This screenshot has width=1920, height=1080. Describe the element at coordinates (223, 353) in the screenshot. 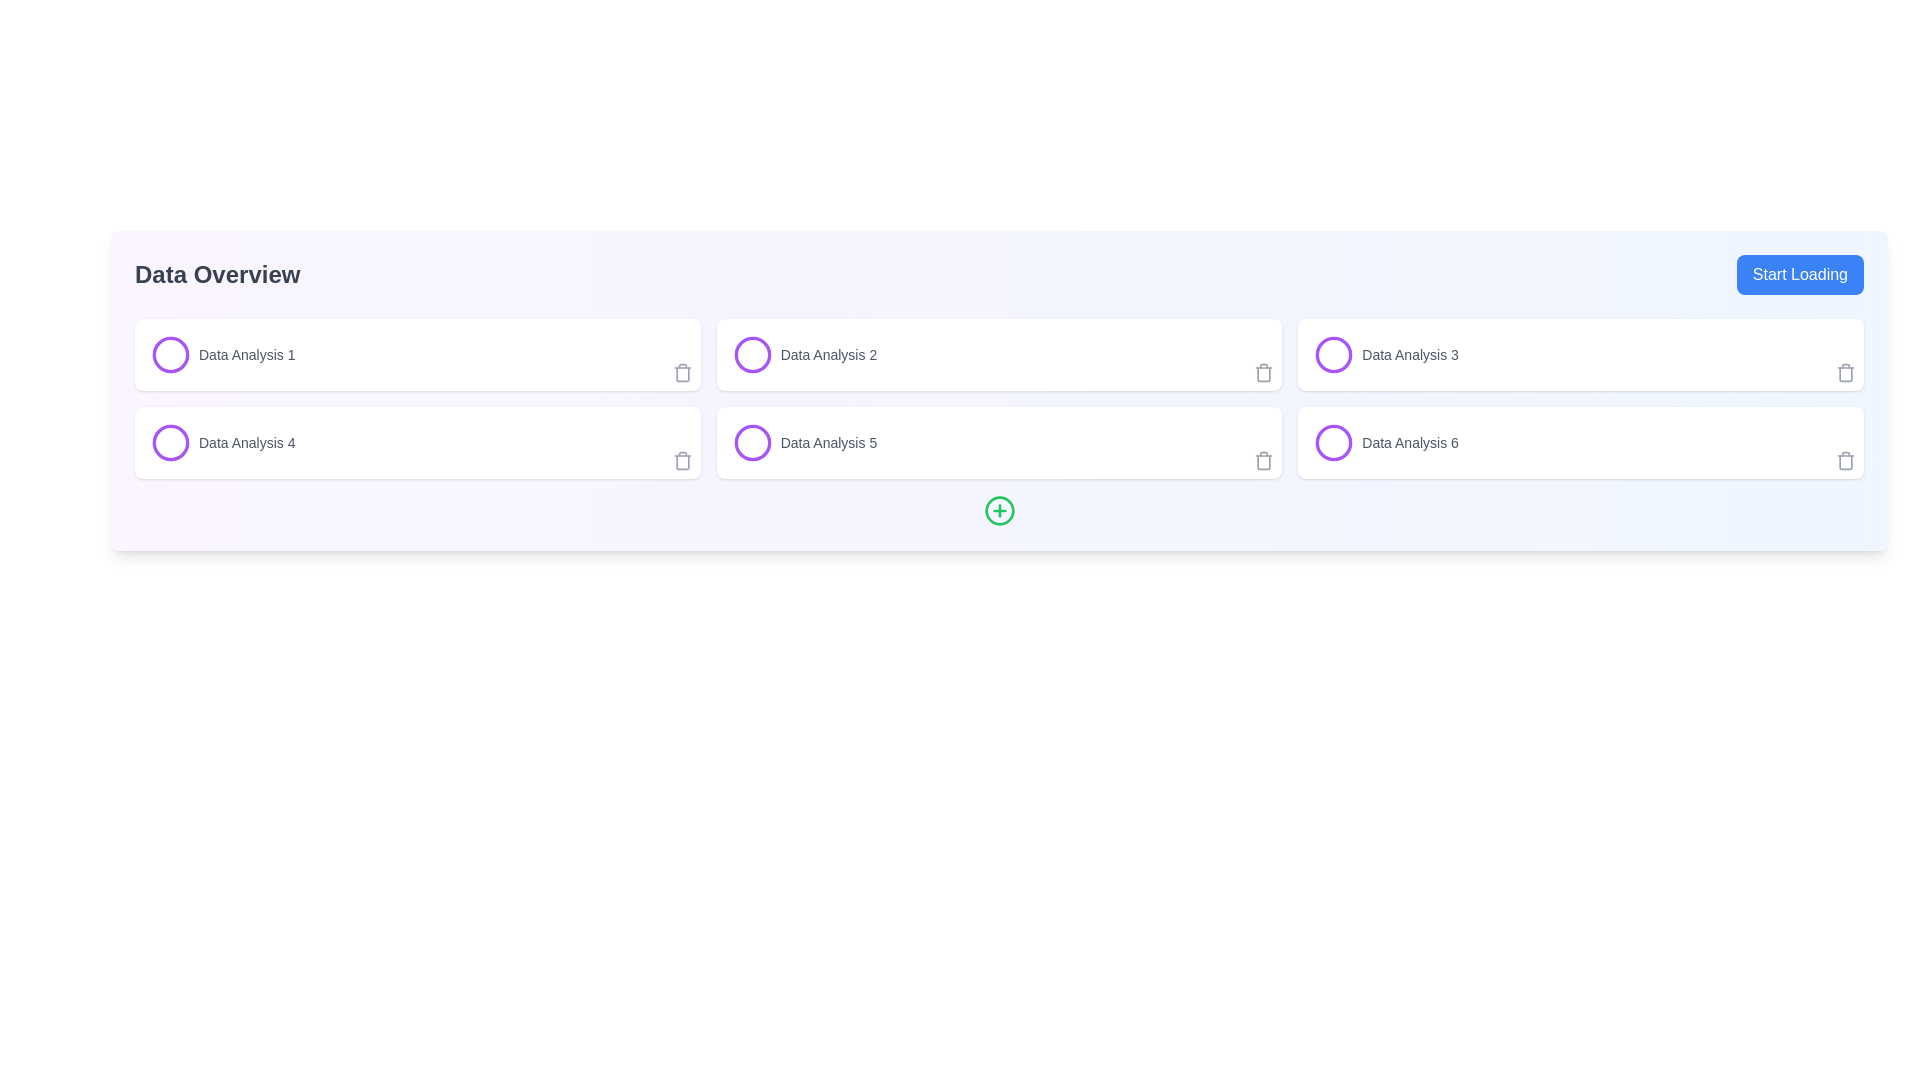

I see `the 'Data Analysis 1' button, which features a medium font size text and a purple circular icon, positioned in the top-left corner of a grid` at that location.